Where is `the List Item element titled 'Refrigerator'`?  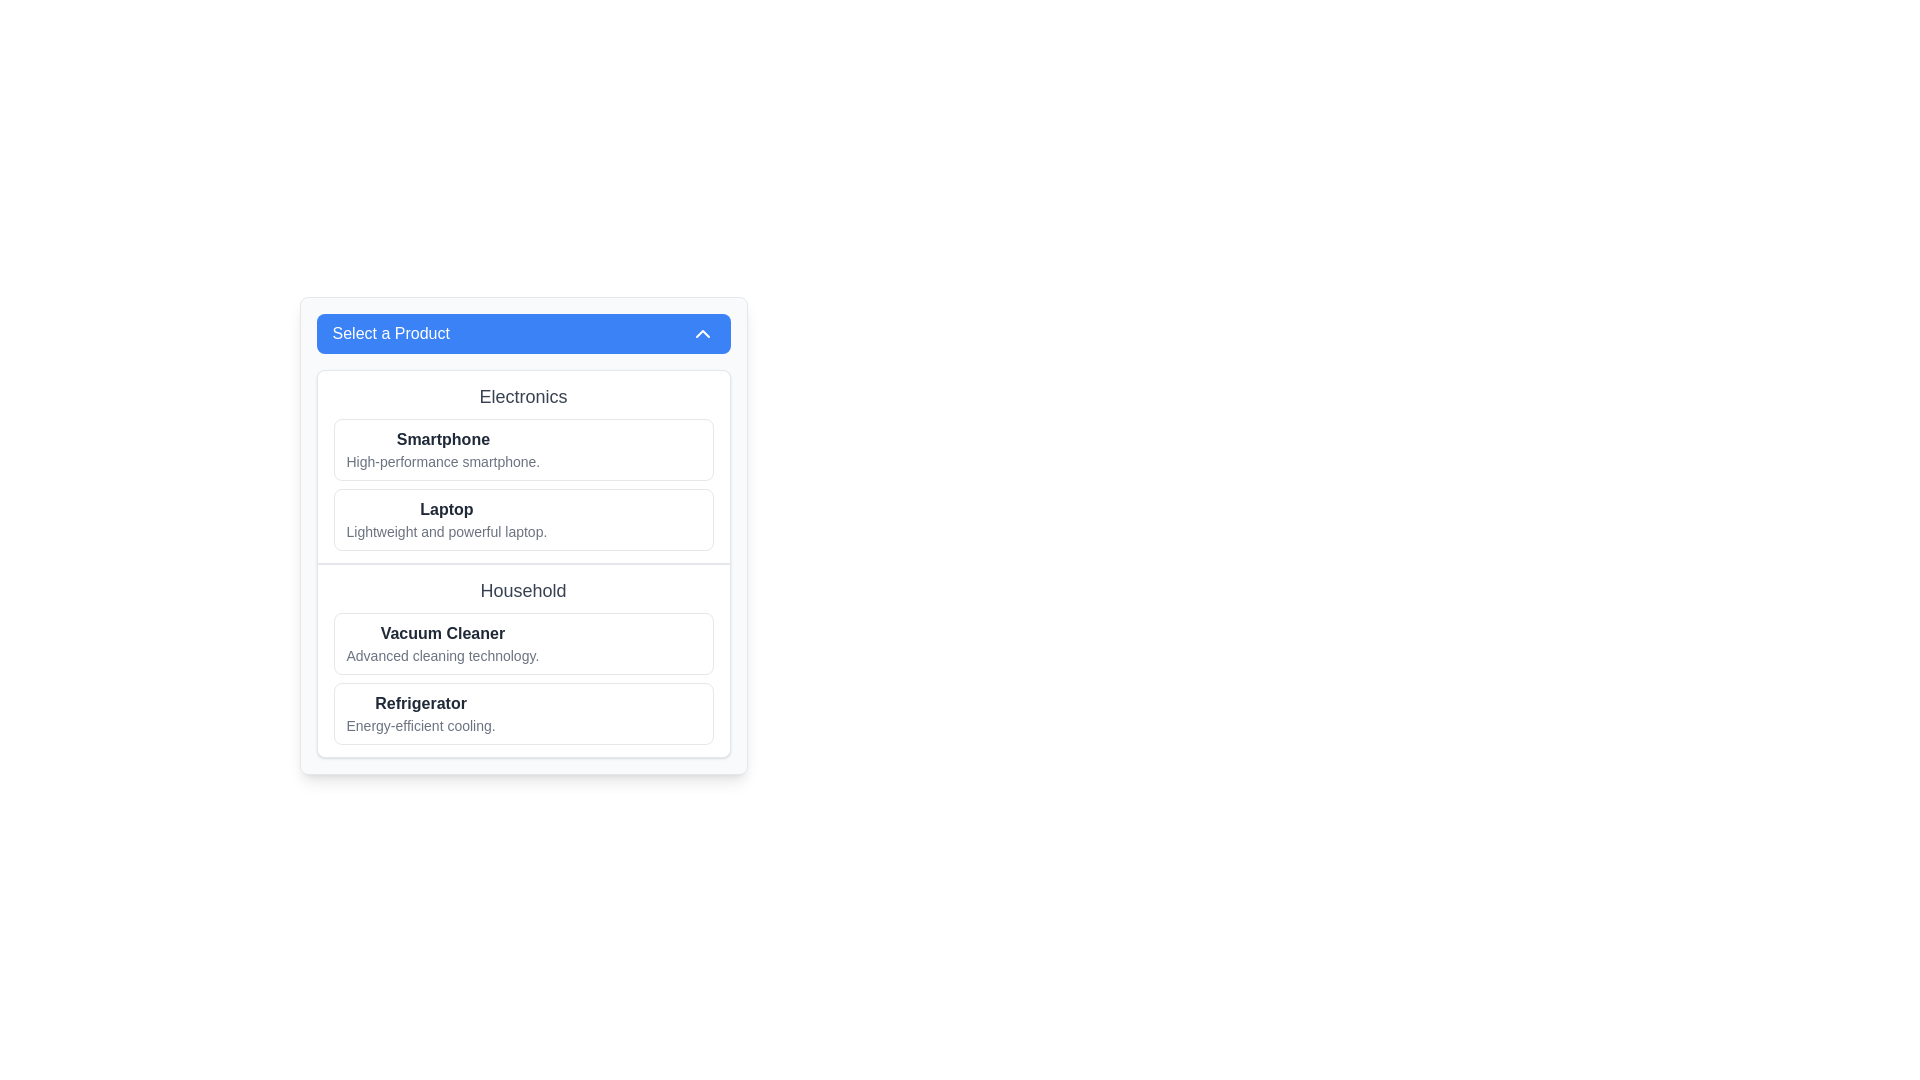 the List Item element titled 'Refrigerator' is located at coordinates (523, 712).